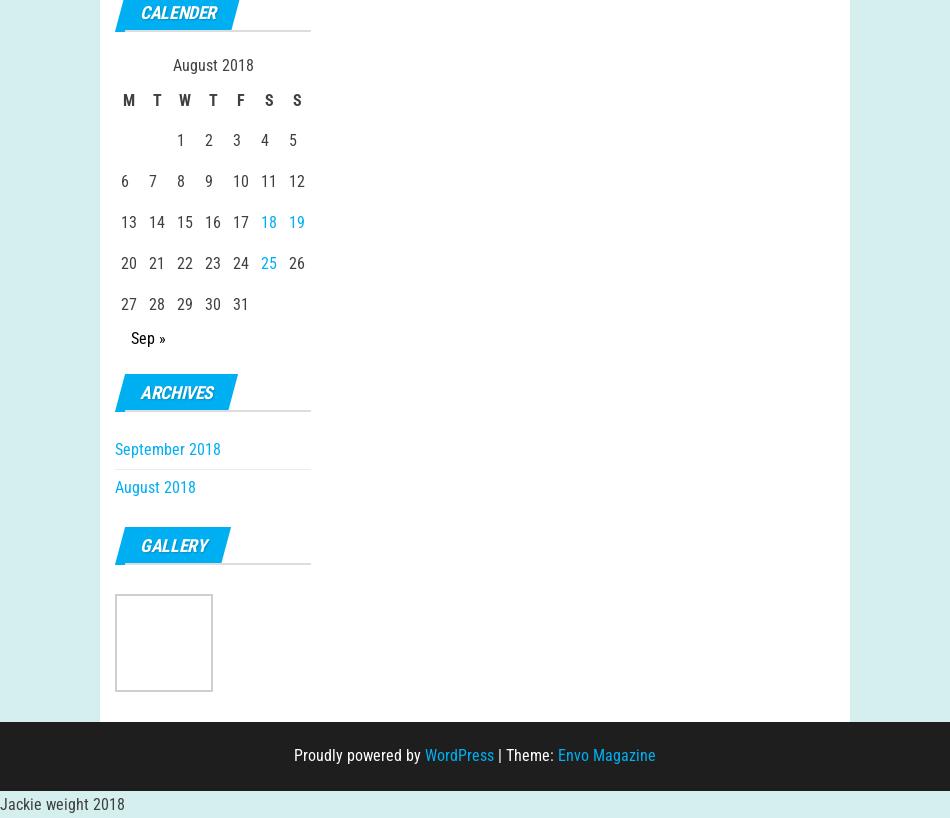  What do you see at coordinates (295, 199) in the screenshot?
I see `'12'` at bounding box center [295, 199].